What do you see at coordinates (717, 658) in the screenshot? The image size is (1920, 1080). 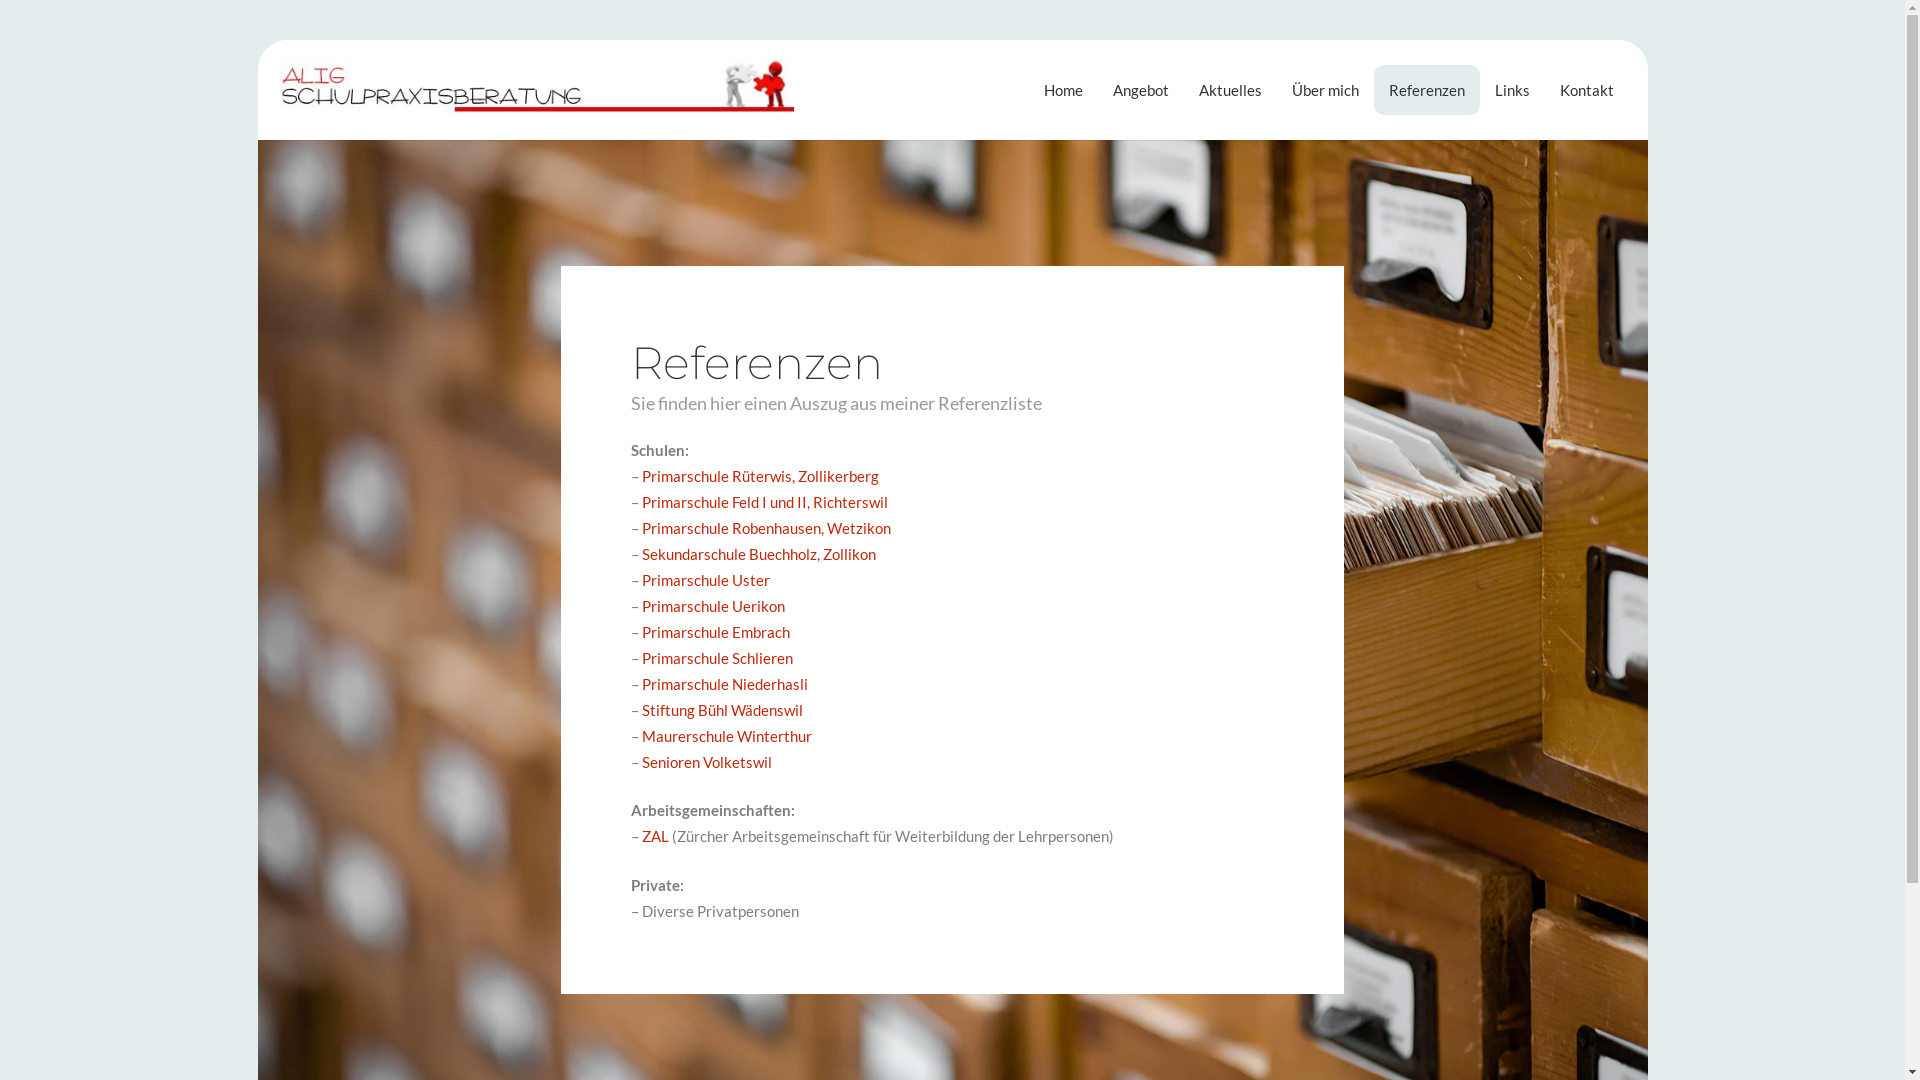 I see `'Primarschule Schlieren'` at bounding box center [717, 658].